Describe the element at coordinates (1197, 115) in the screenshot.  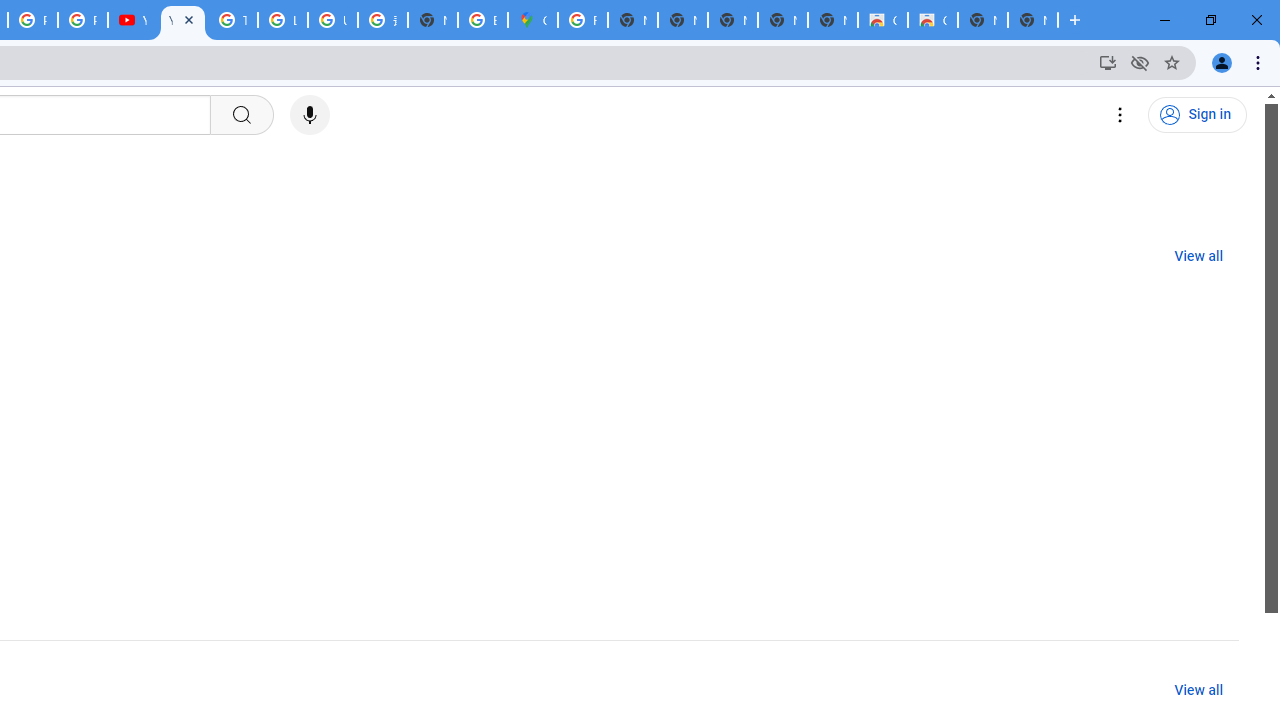
I see `'Sign in'` at that location.